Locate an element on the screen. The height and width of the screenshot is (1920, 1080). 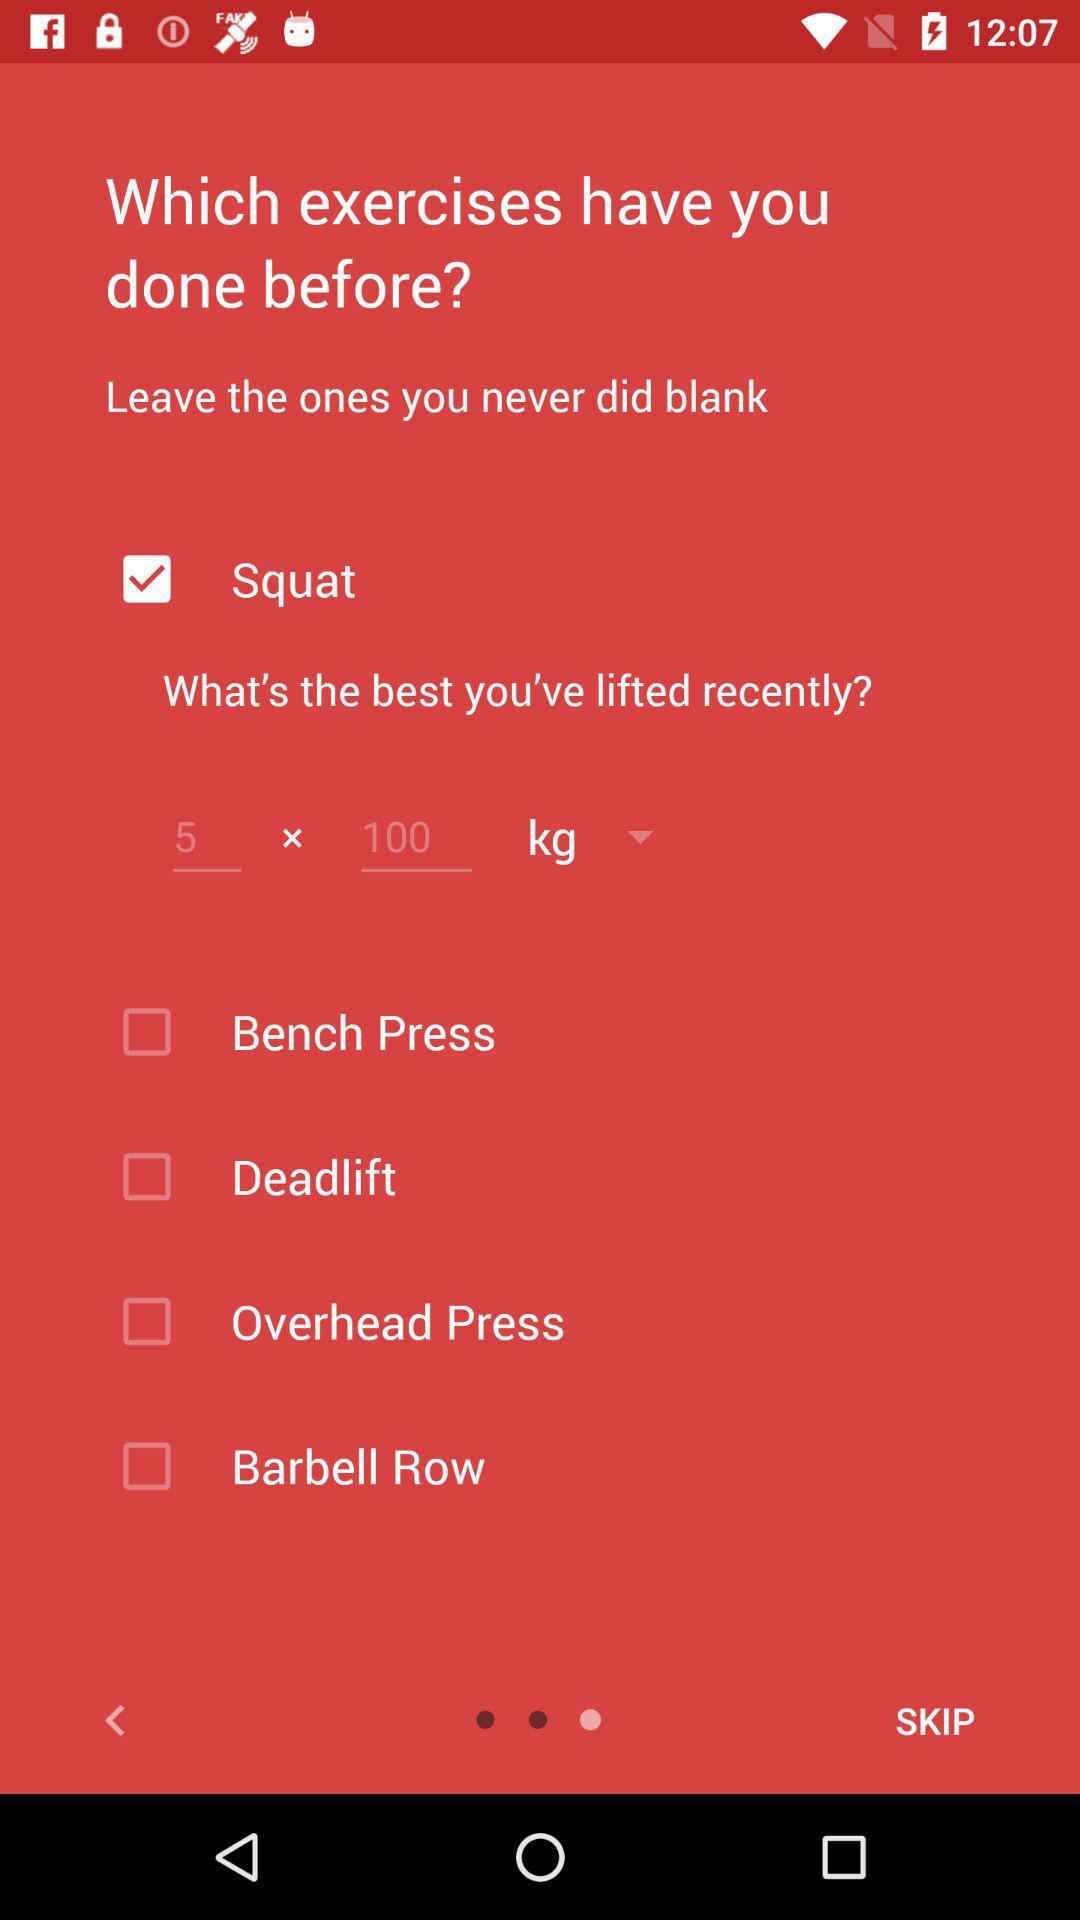
text box to enter number is located at coordinates (207, 836).